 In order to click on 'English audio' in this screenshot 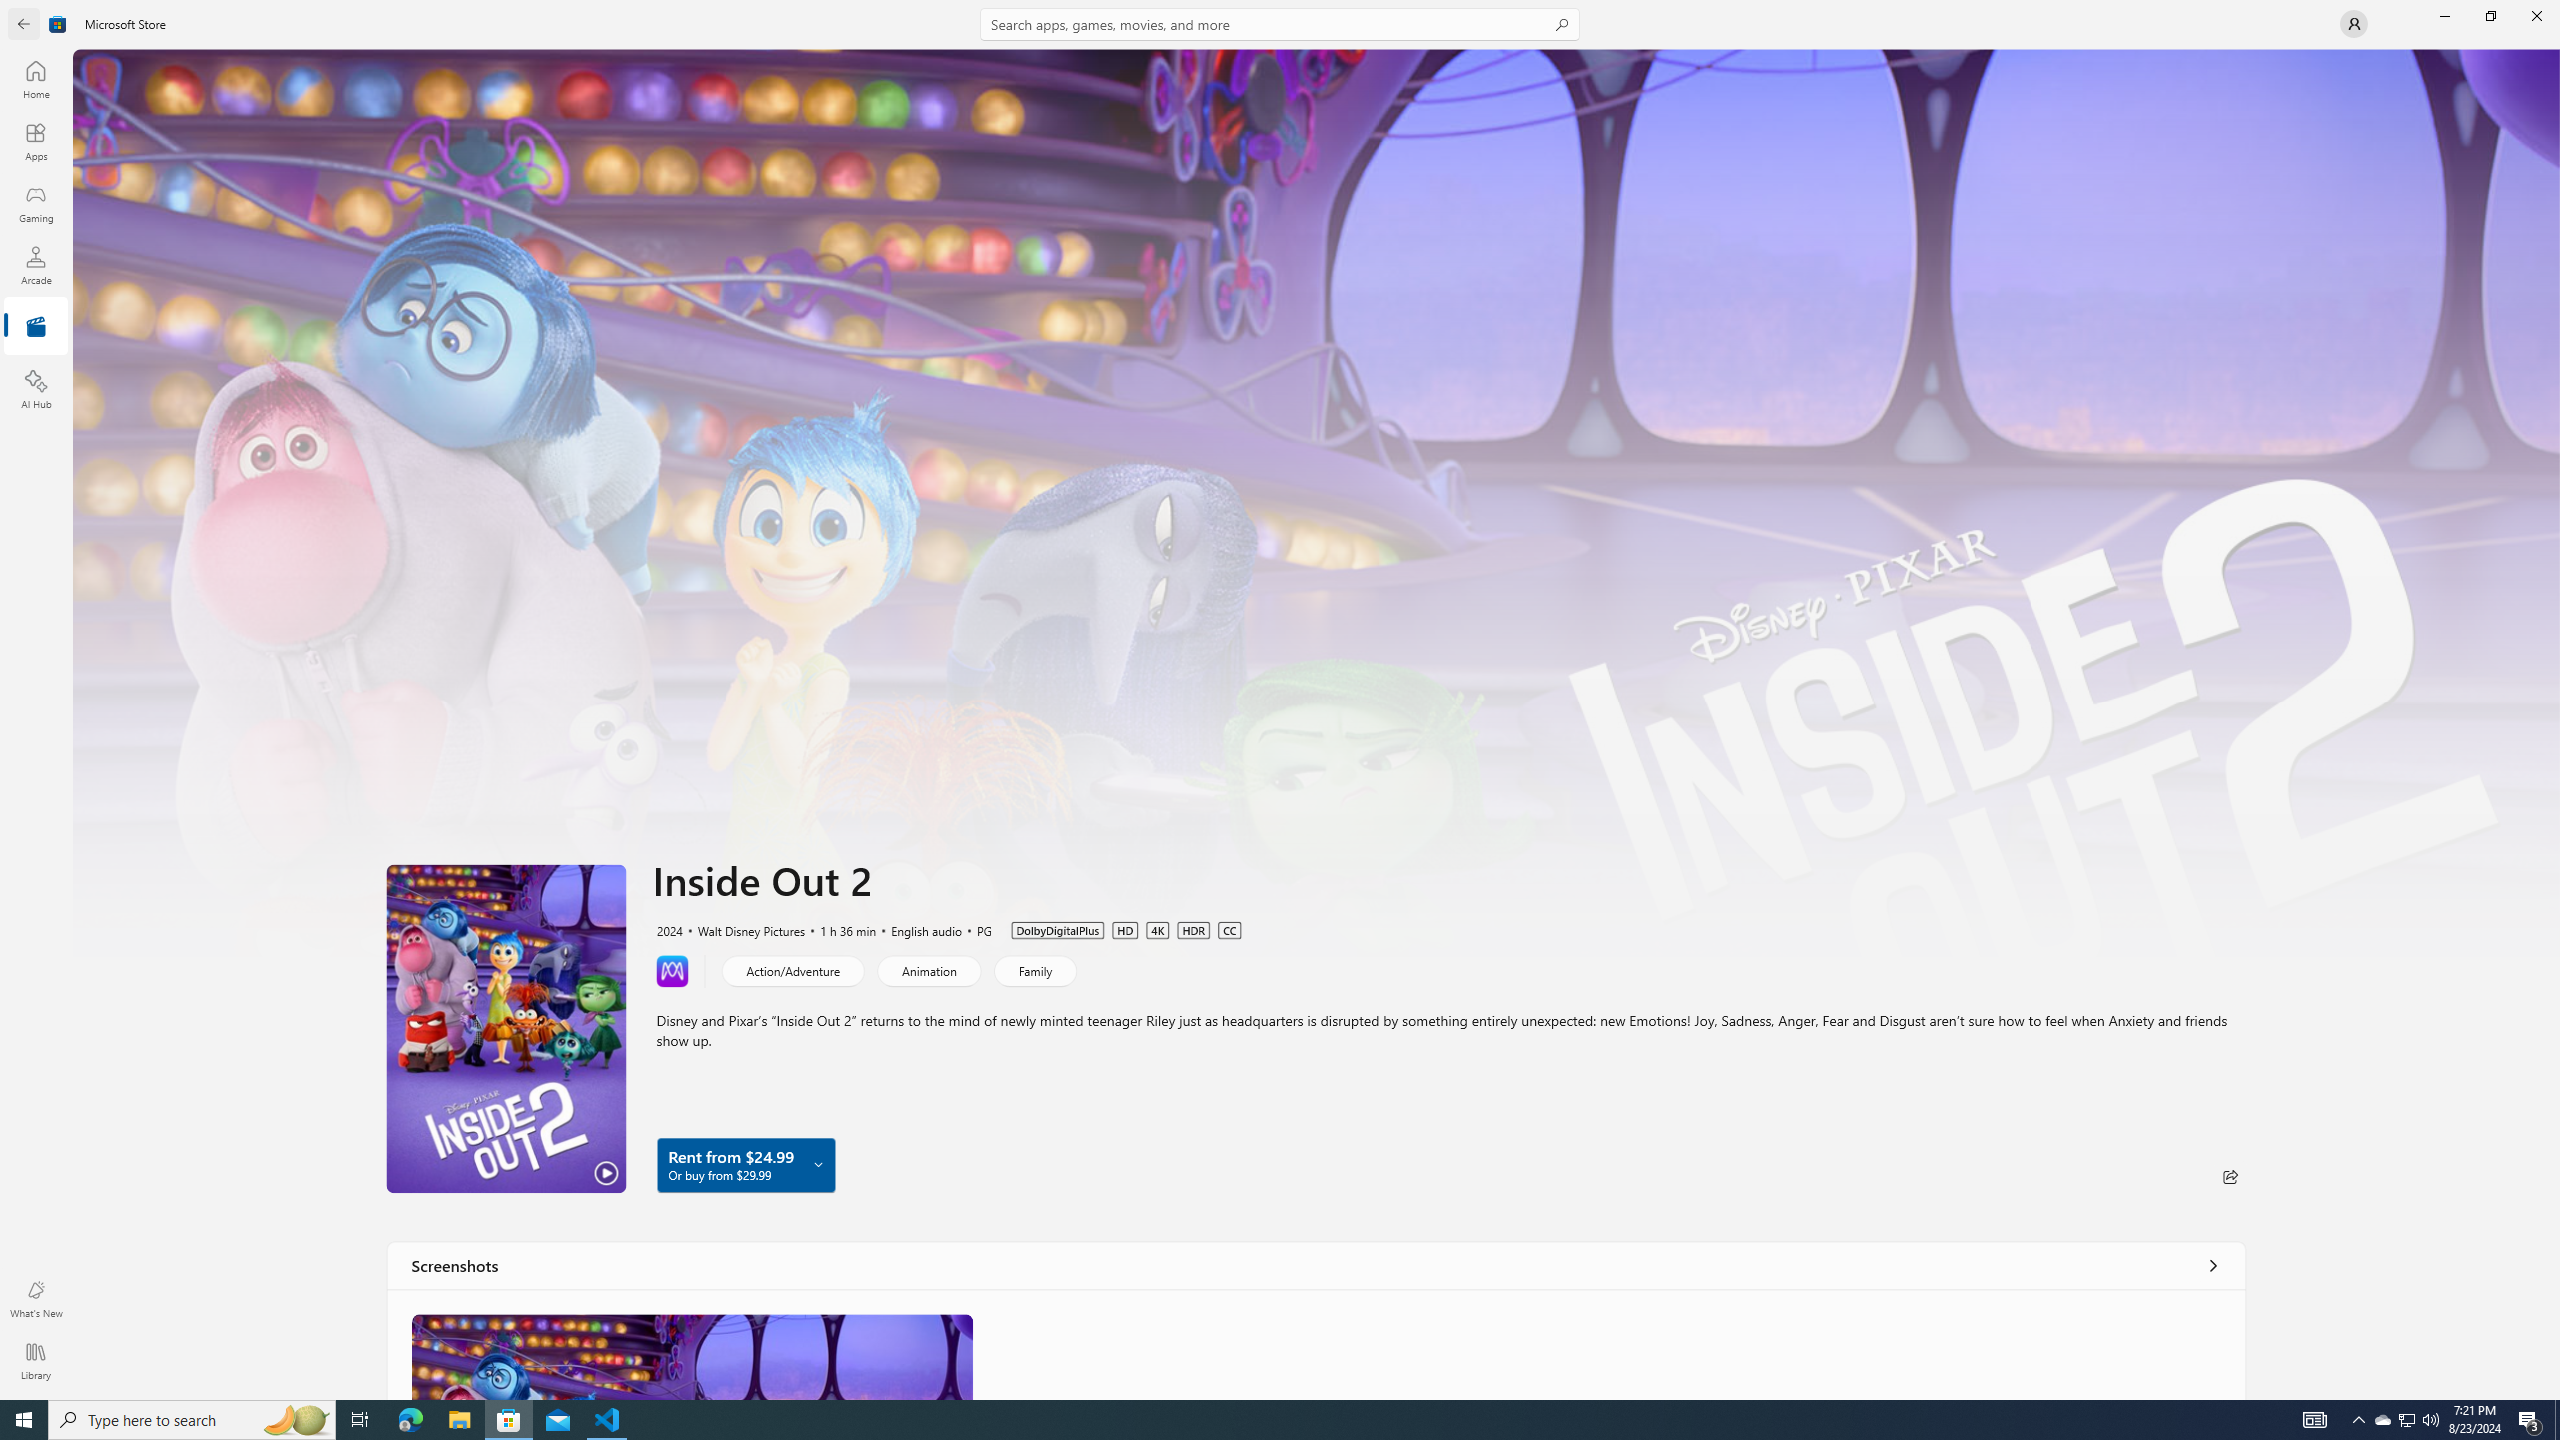, I will do `click(917, 928)`.